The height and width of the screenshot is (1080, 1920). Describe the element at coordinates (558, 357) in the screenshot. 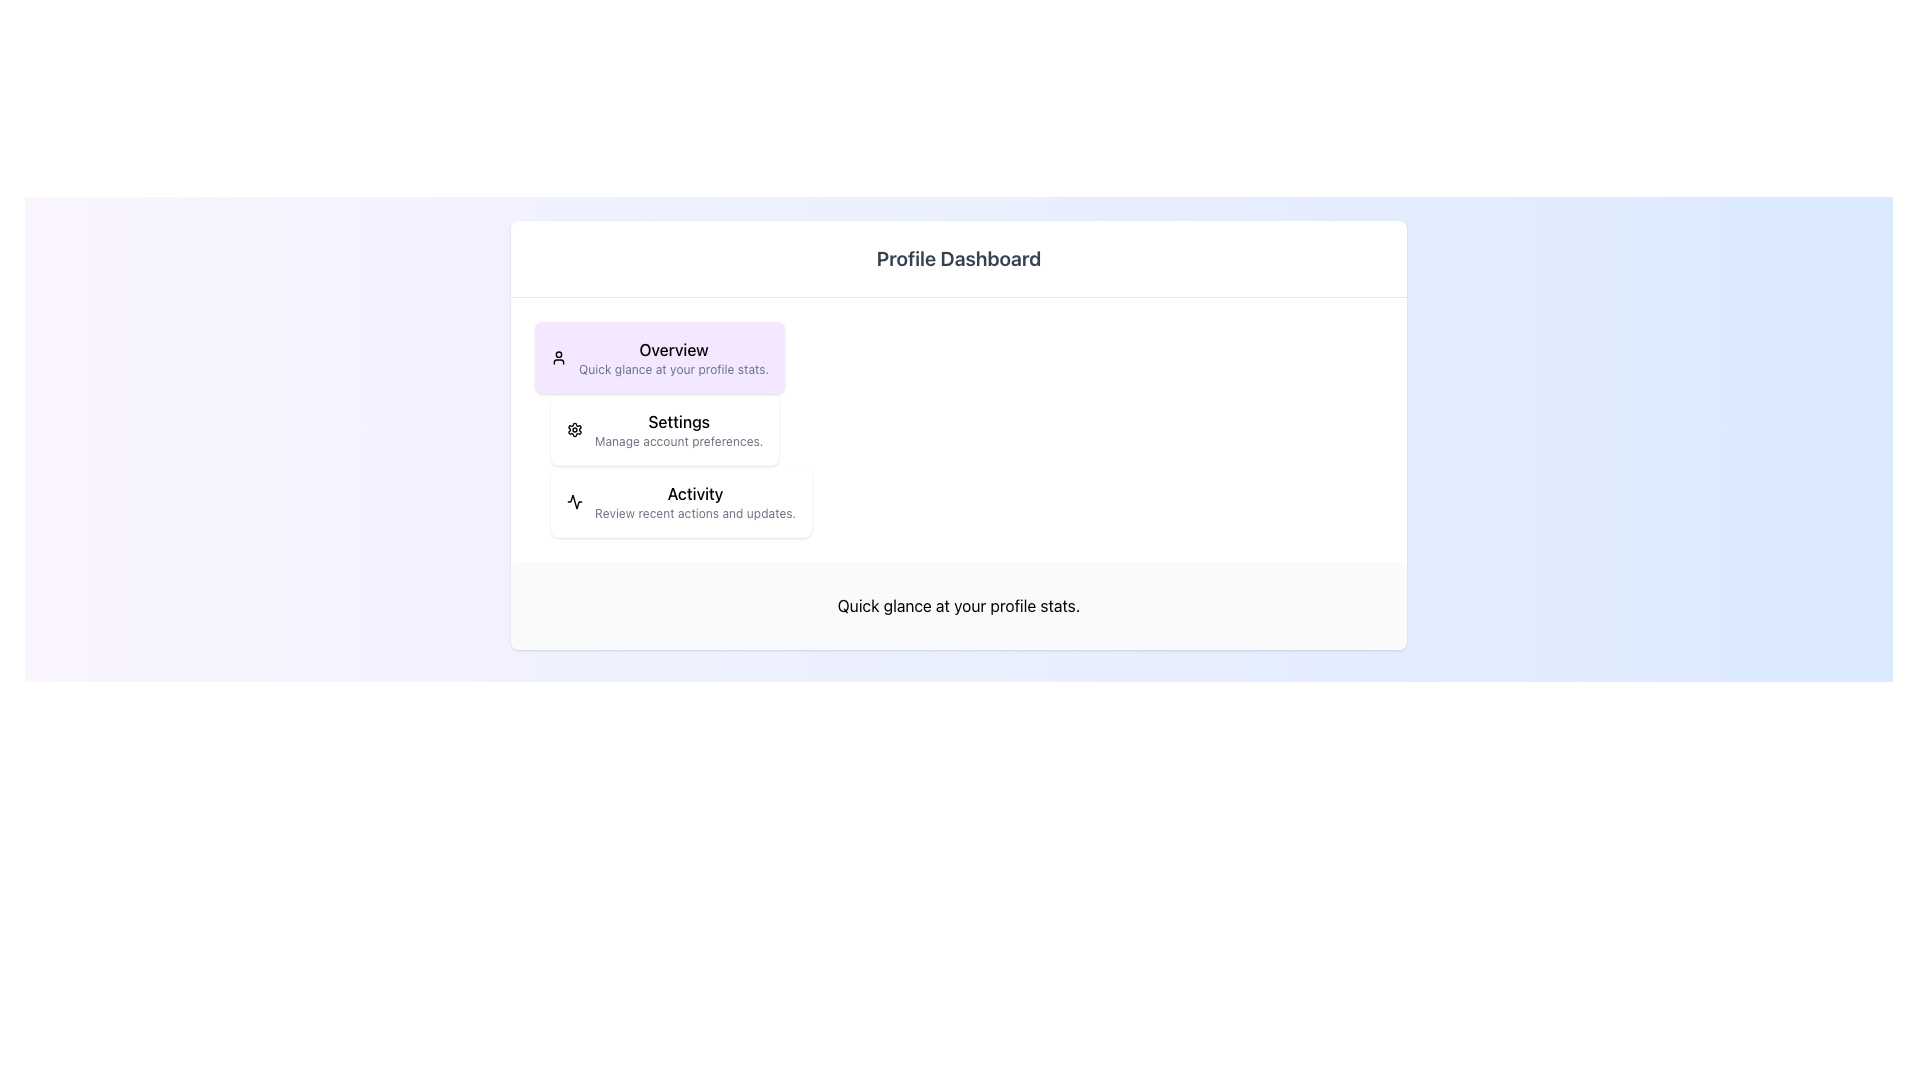

I see `the user profile icon located at the top-left of the 'Overview' section within the first card for profile management` at that location.